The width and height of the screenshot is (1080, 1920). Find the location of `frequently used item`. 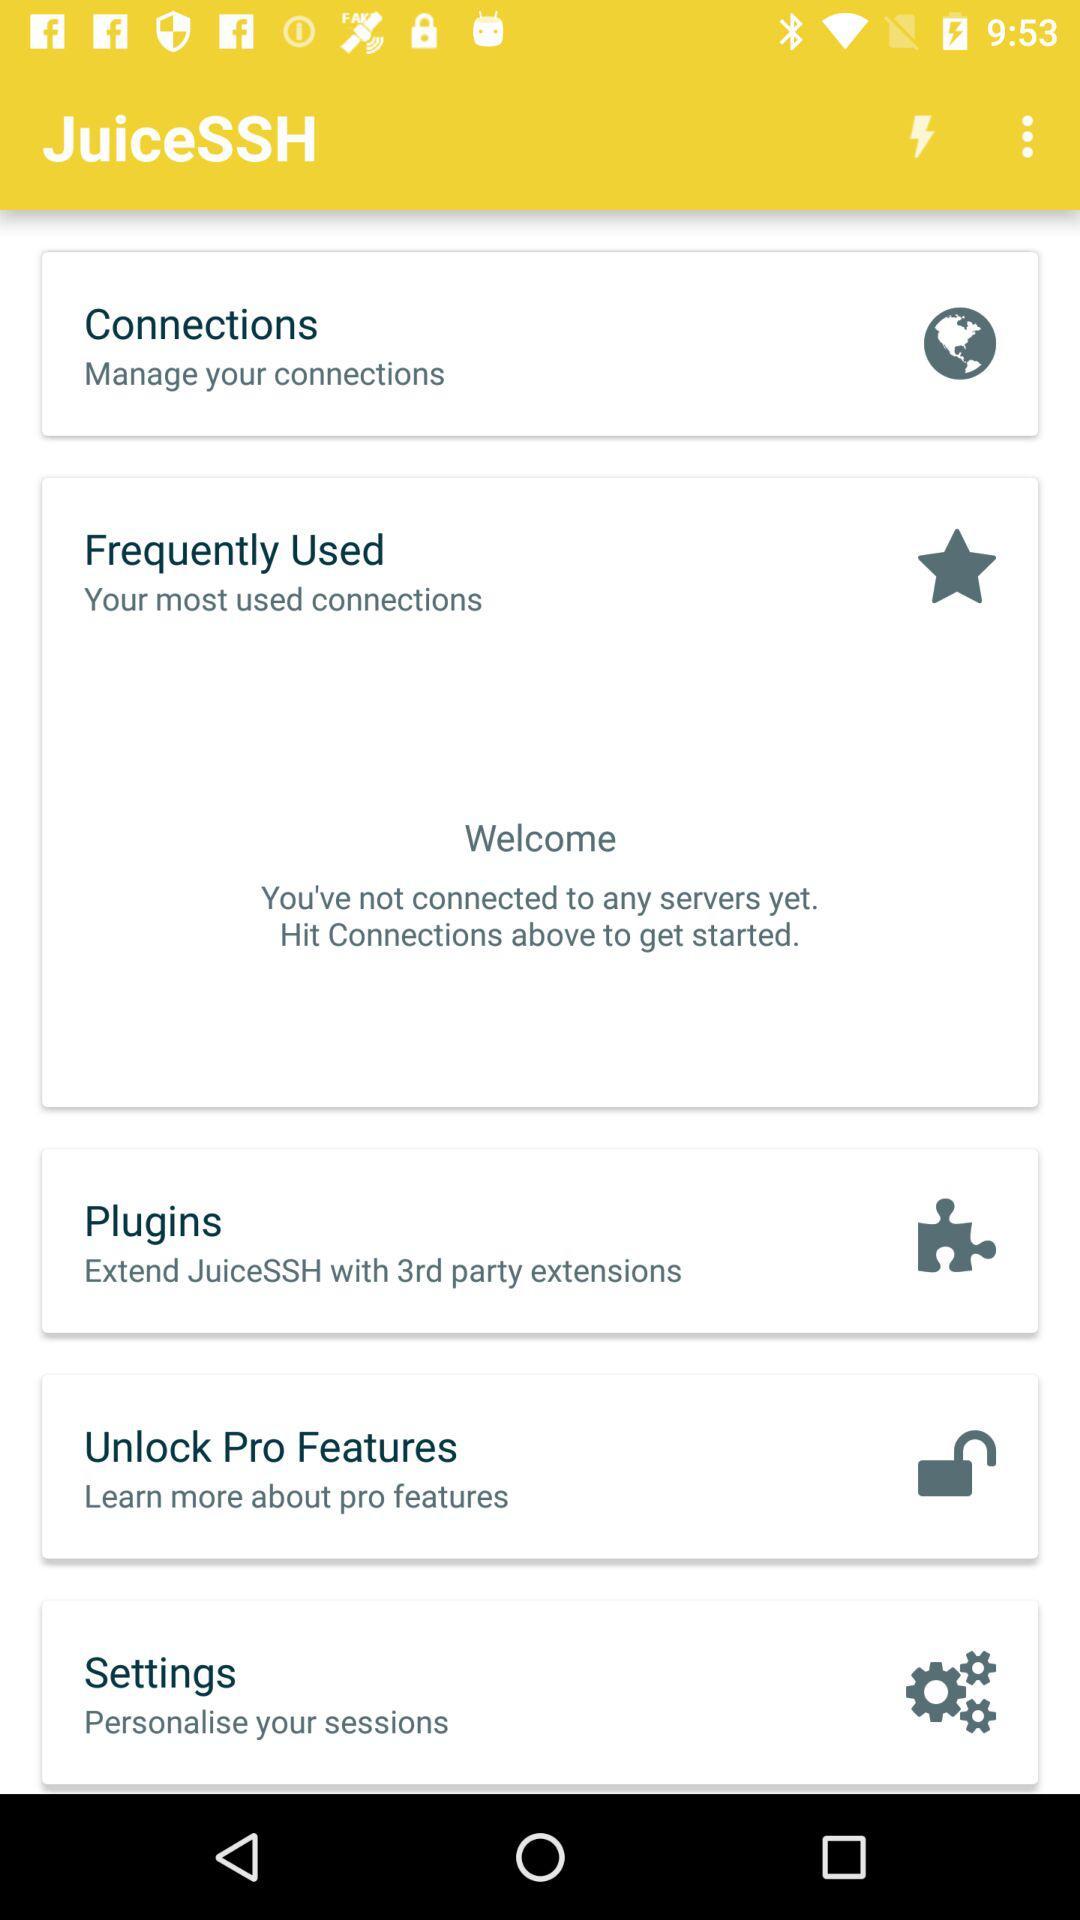

frequently used item is located at coordinates (324, 548).